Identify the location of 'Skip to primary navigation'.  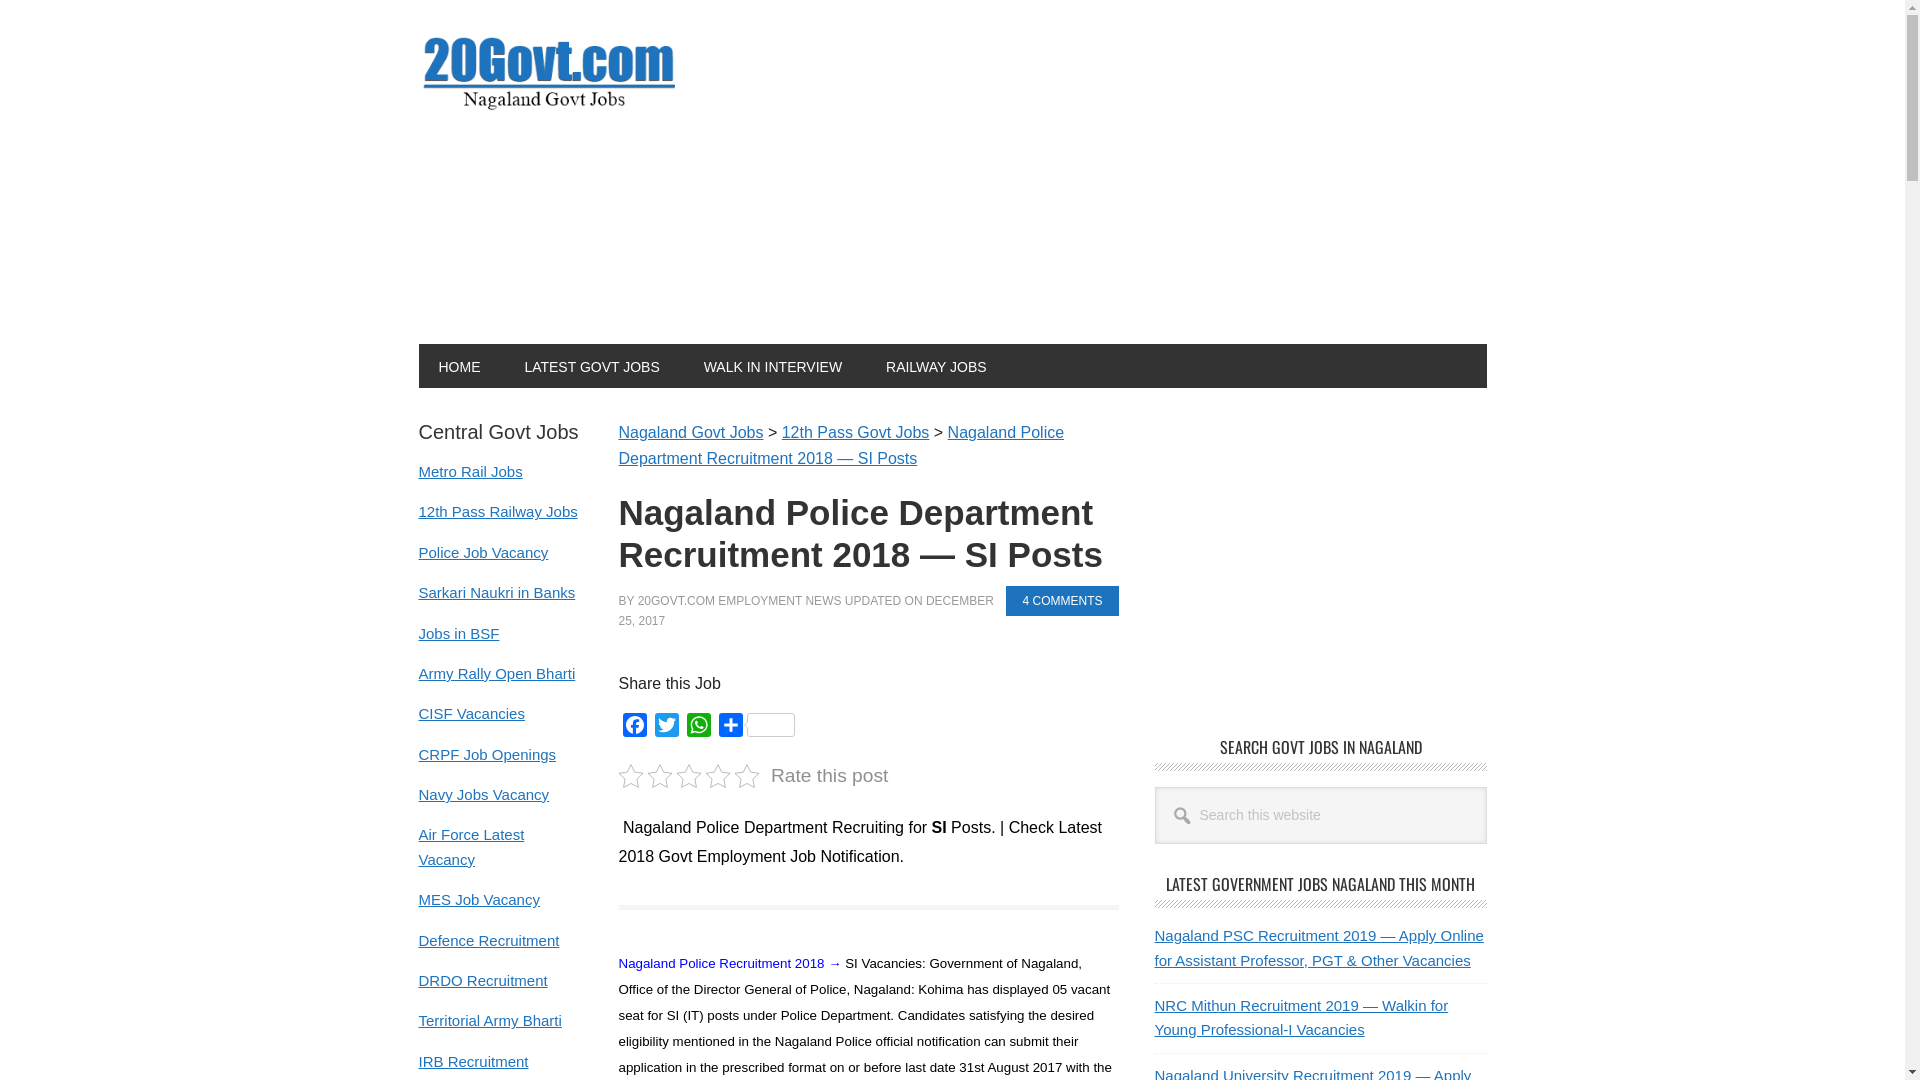
(0, 0).